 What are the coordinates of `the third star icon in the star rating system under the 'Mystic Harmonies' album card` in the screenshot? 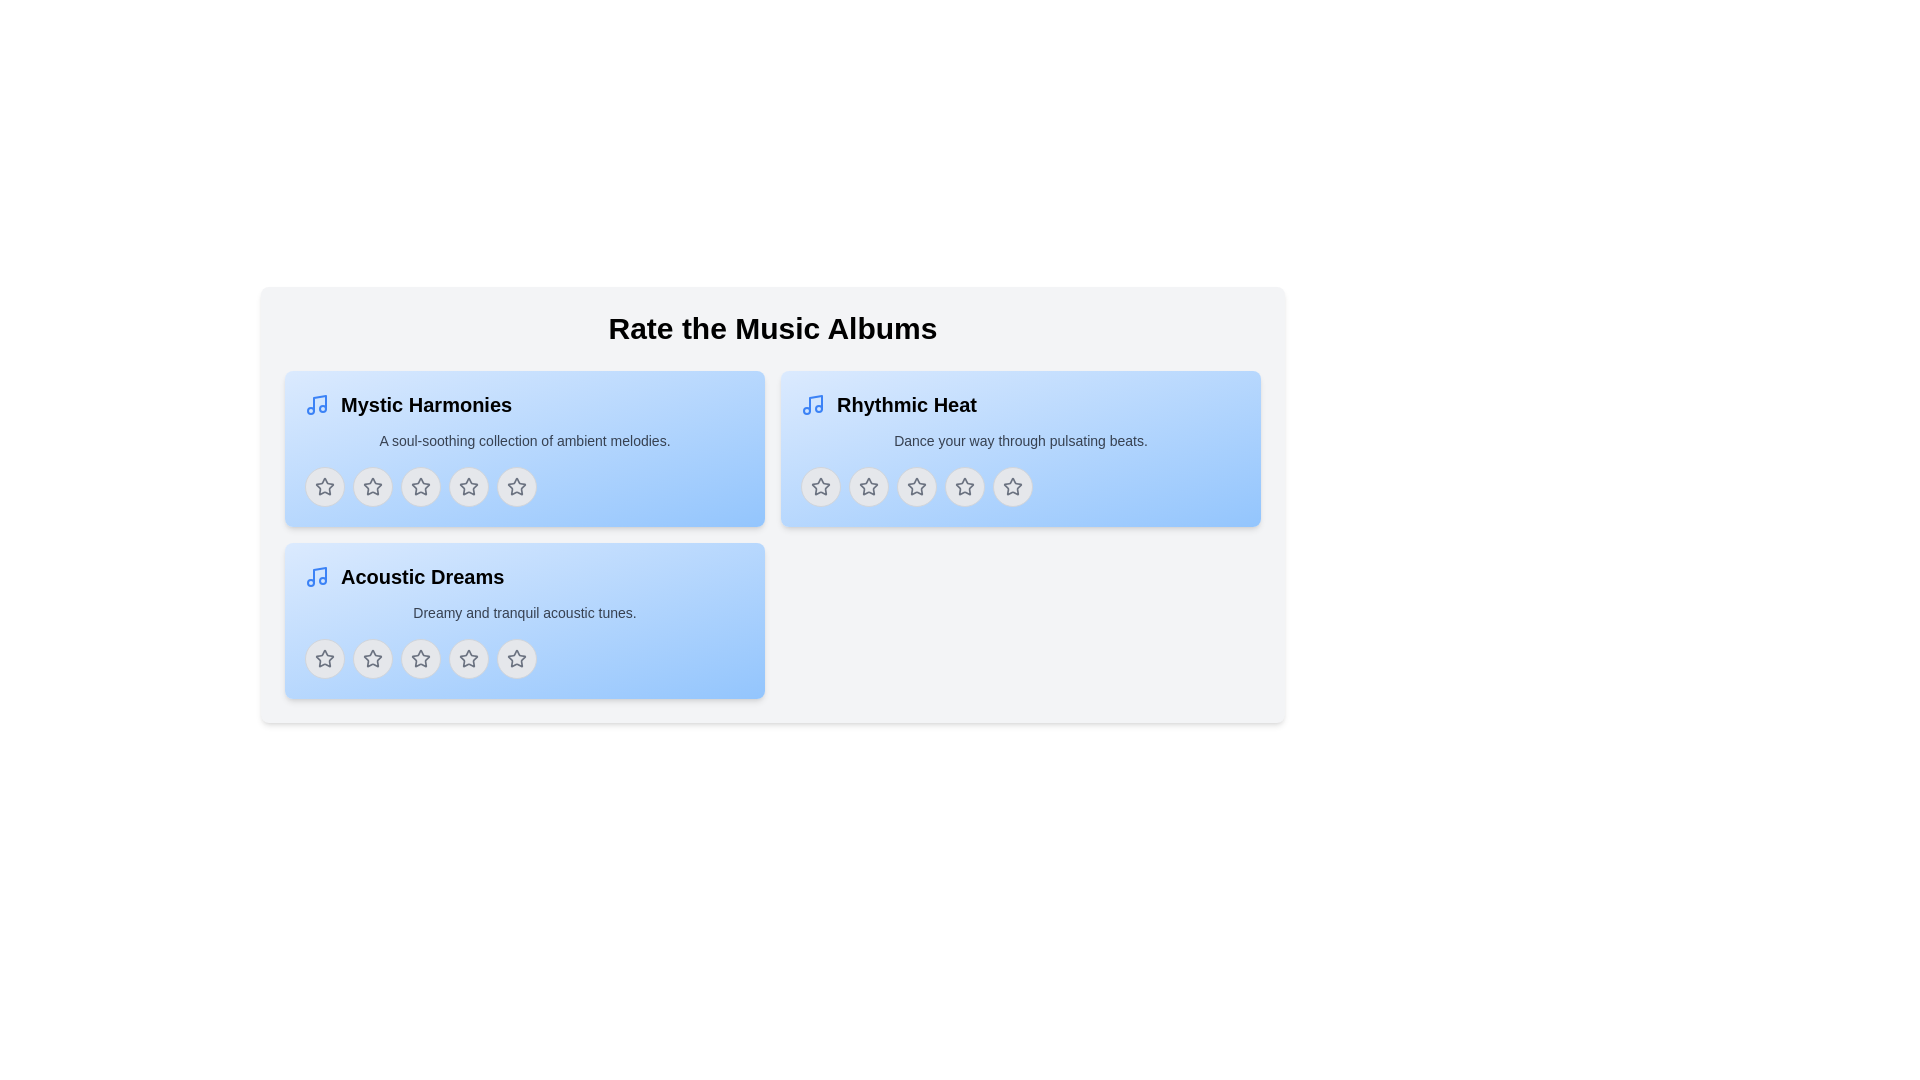 It's located at (420, 486).